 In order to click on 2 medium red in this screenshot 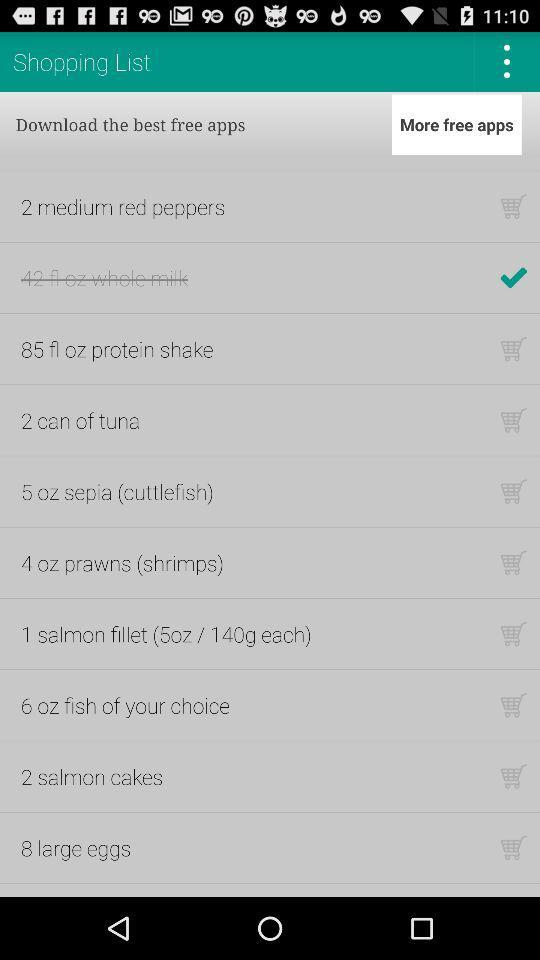, I will do `click(123, 206)`.